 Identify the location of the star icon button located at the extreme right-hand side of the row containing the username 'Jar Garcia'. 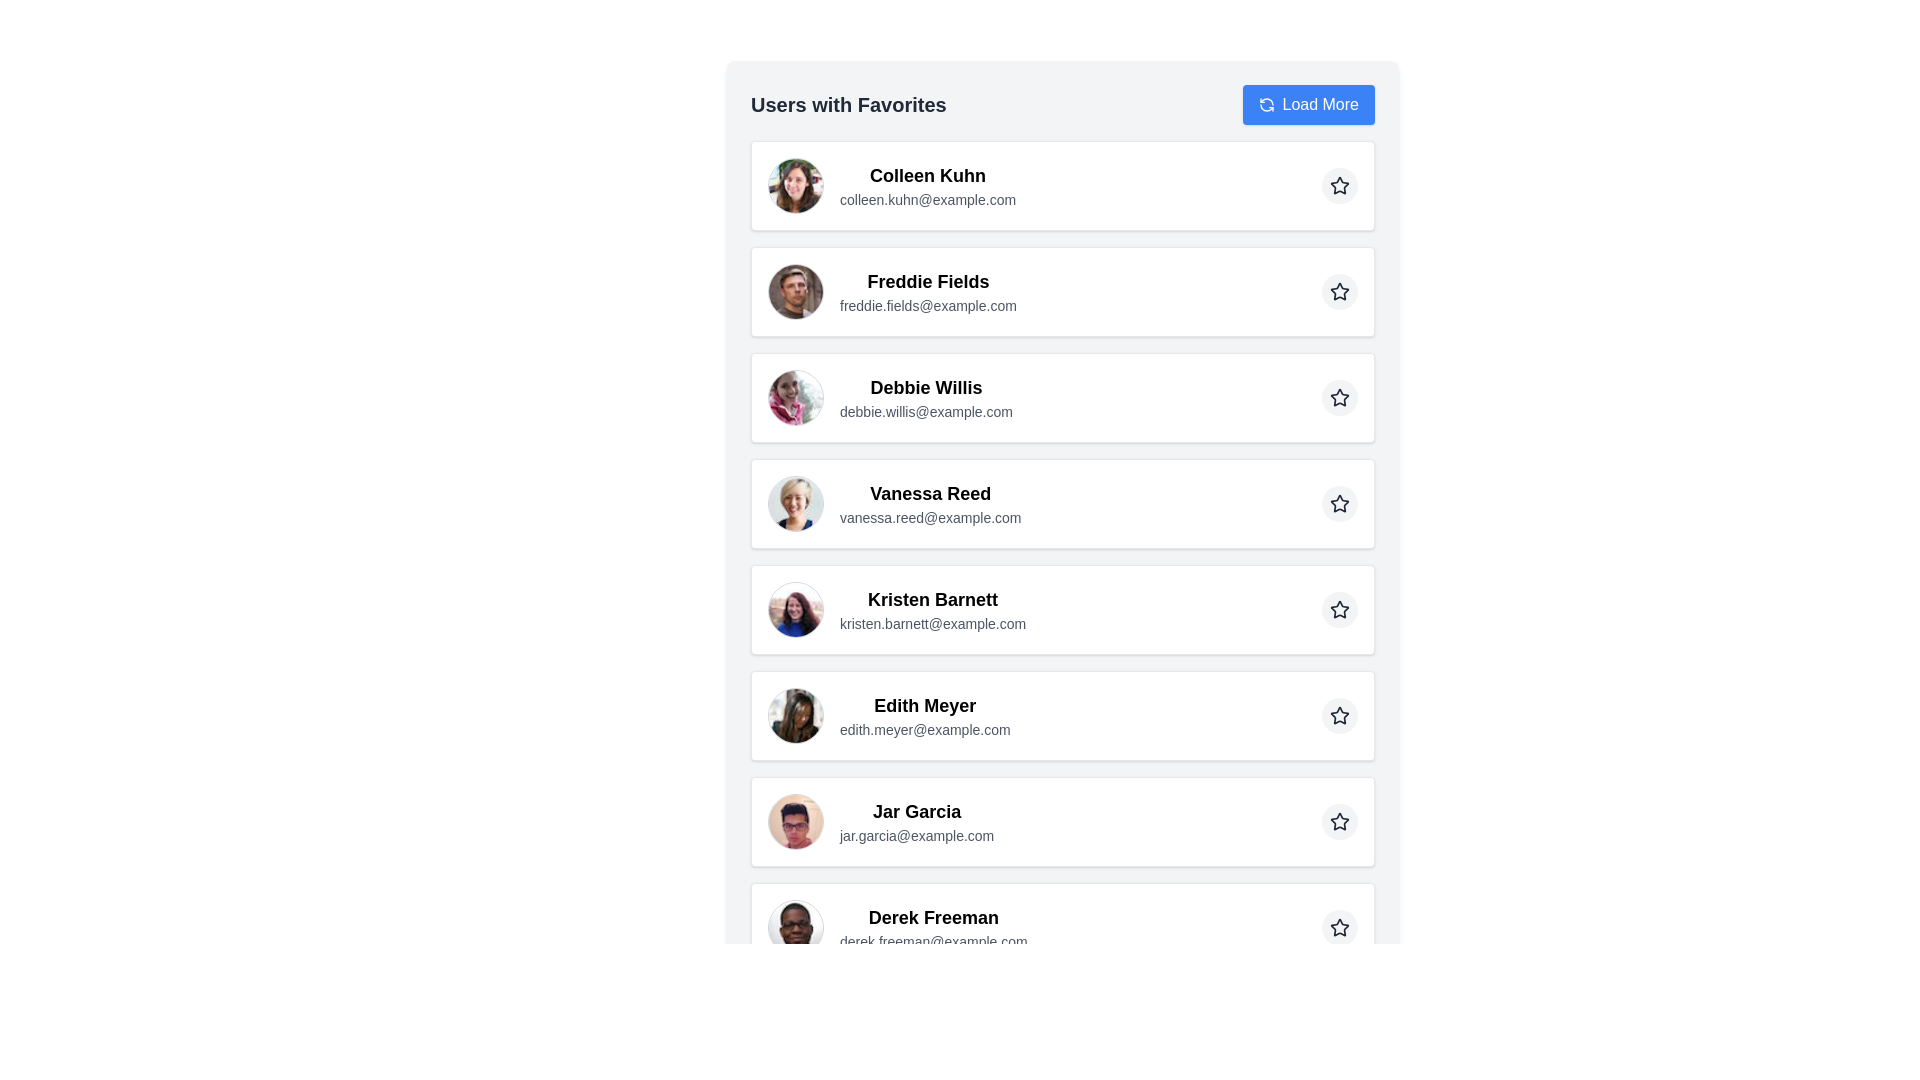
(1339, 821).